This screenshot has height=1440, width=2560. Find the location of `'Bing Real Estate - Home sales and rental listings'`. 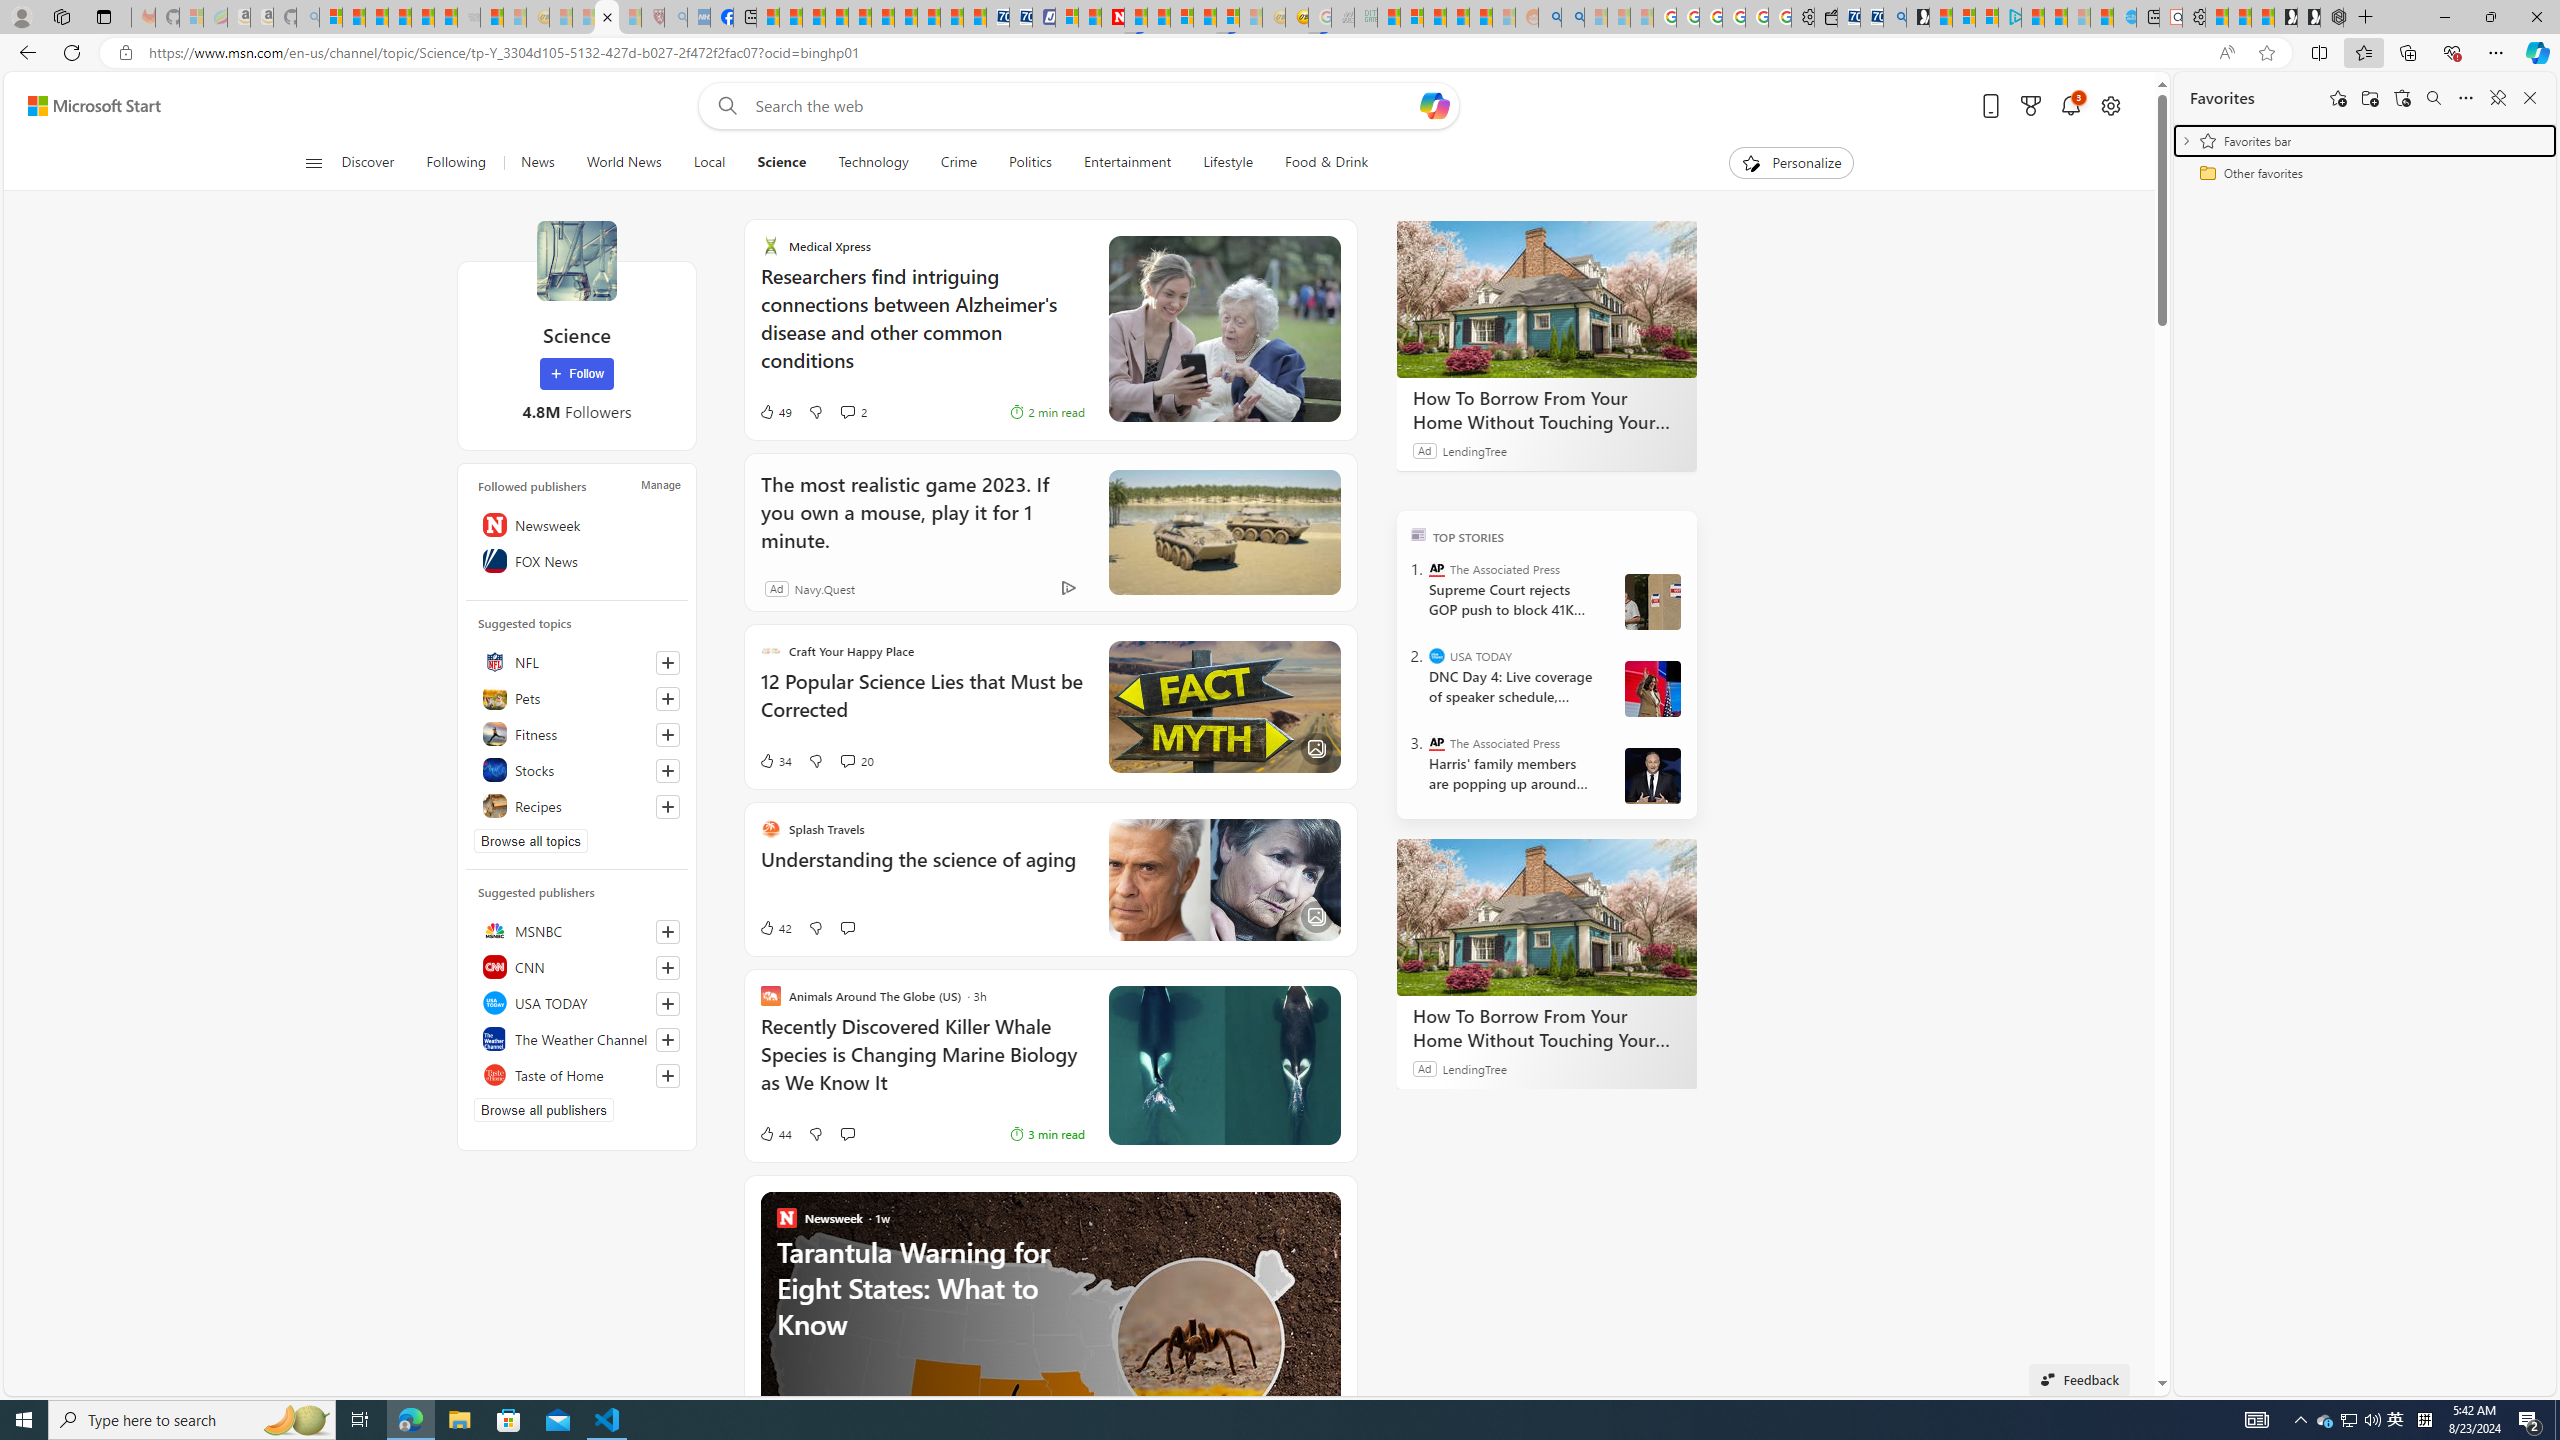

'Bing Real Estate - Home sales and rental listings' is located at coordinates (1893, 16).